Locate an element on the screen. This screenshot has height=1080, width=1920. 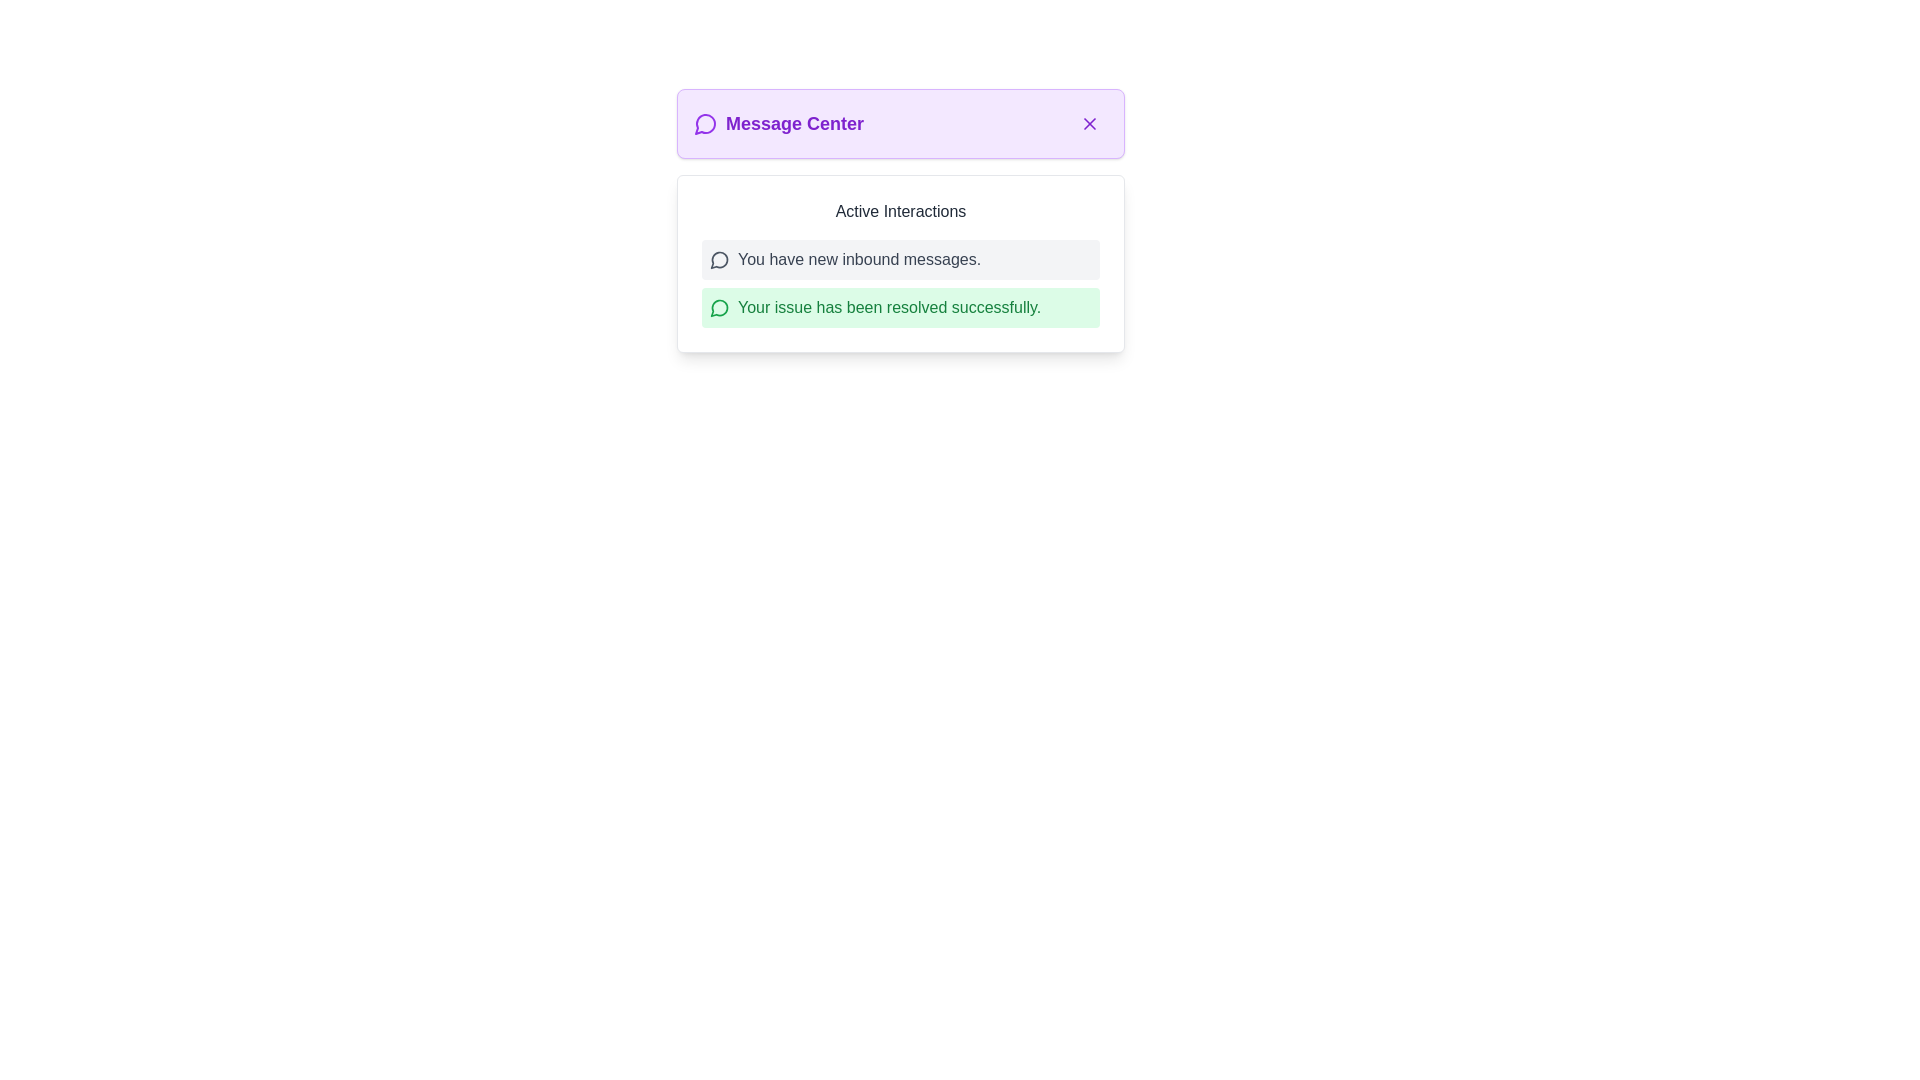
the circular graphical icon with a speech bubble outline located near the top-left corner of the 'Message Center' pop-up is located at coordinates (719, 259).